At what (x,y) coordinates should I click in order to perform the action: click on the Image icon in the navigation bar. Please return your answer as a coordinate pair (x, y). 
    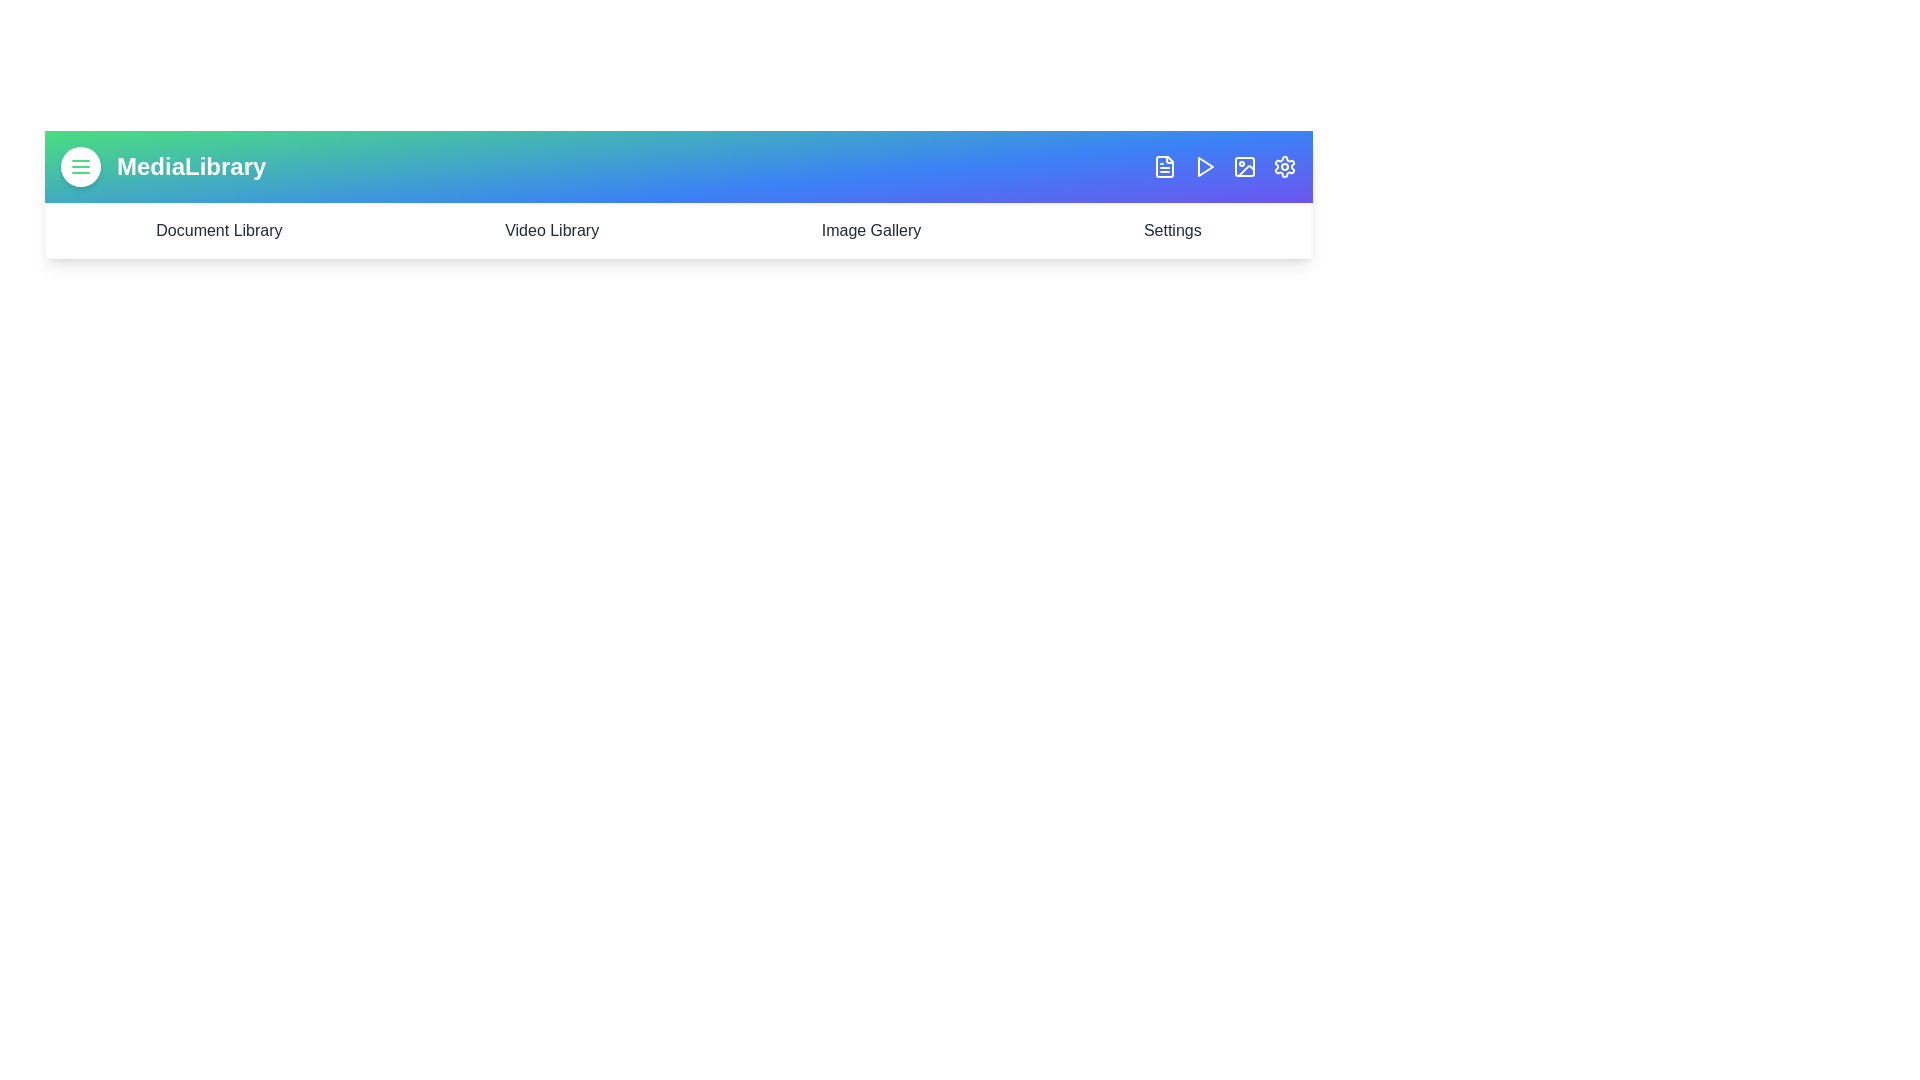
    Looking at the image, I should click on (1243, 165).